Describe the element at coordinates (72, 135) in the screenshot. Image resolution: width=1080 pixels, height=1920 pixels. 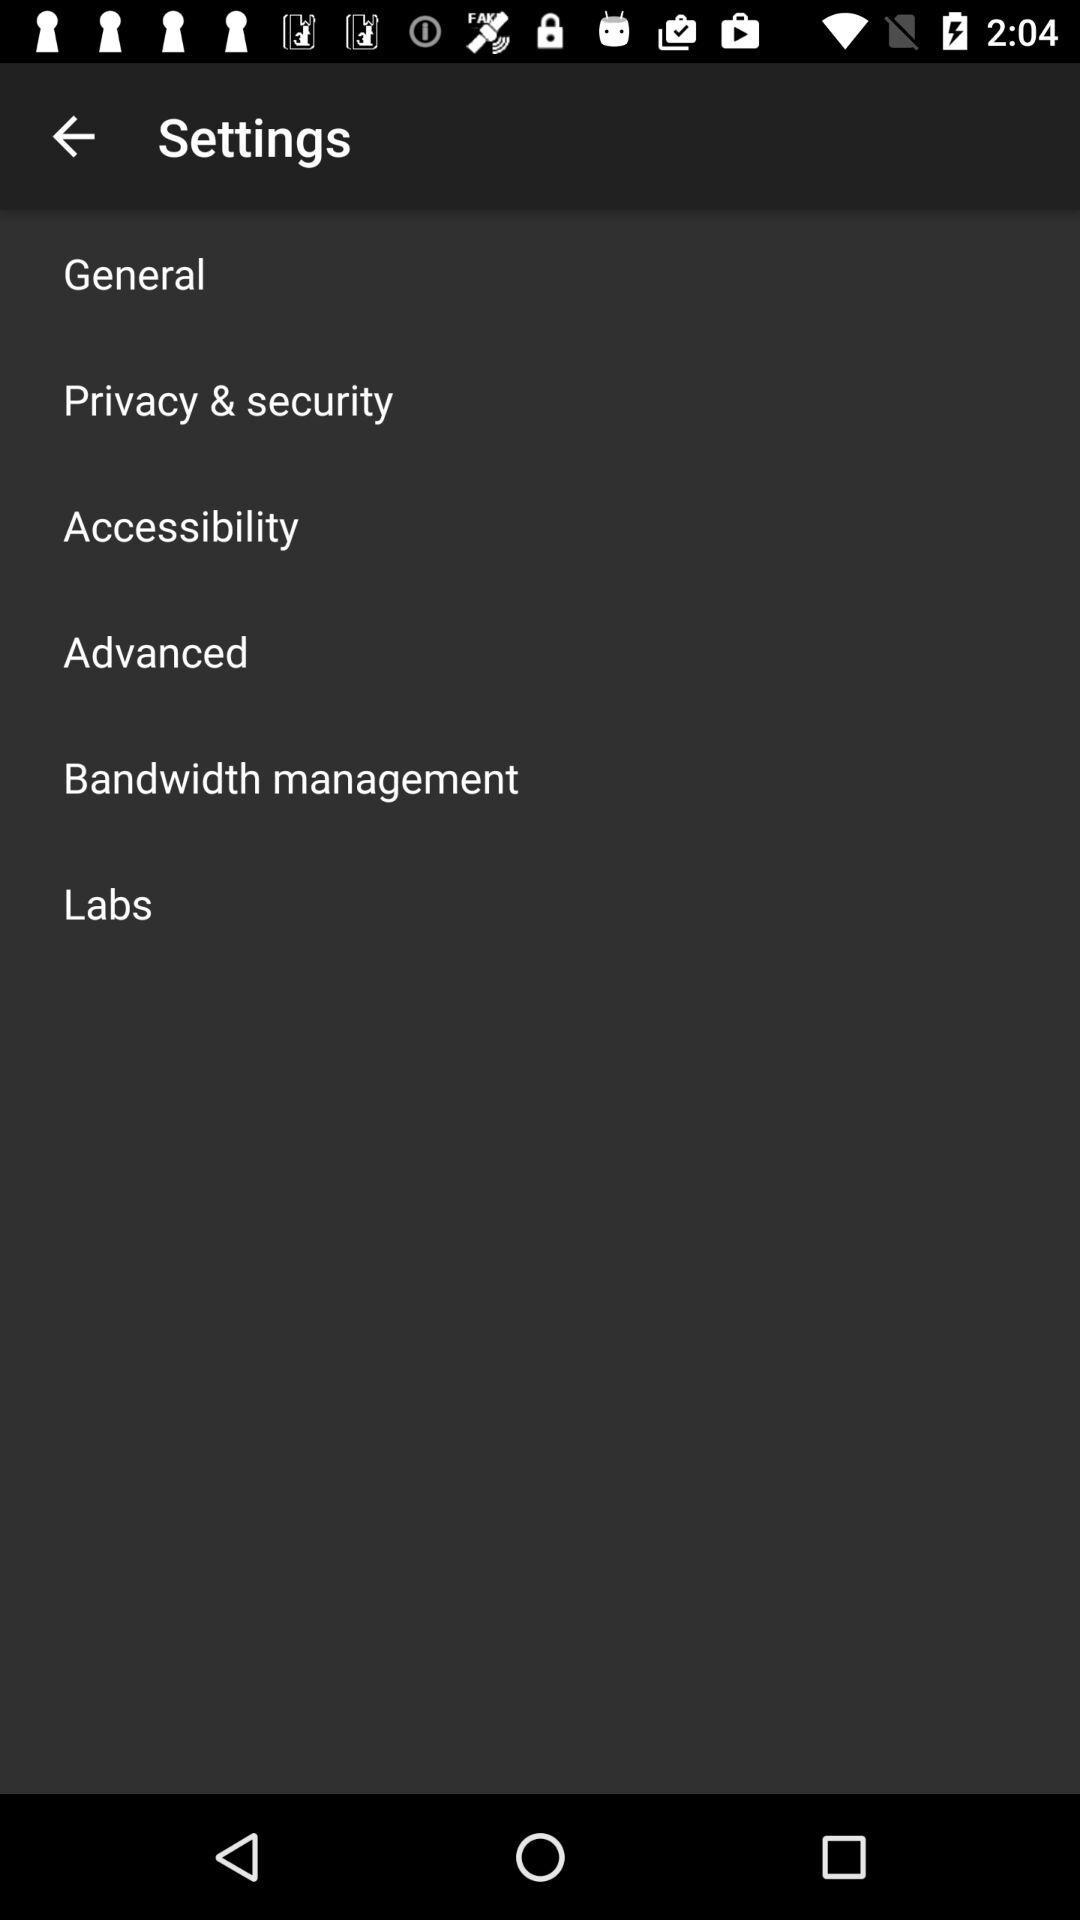
I see `app to the left of settings icon` at that location.